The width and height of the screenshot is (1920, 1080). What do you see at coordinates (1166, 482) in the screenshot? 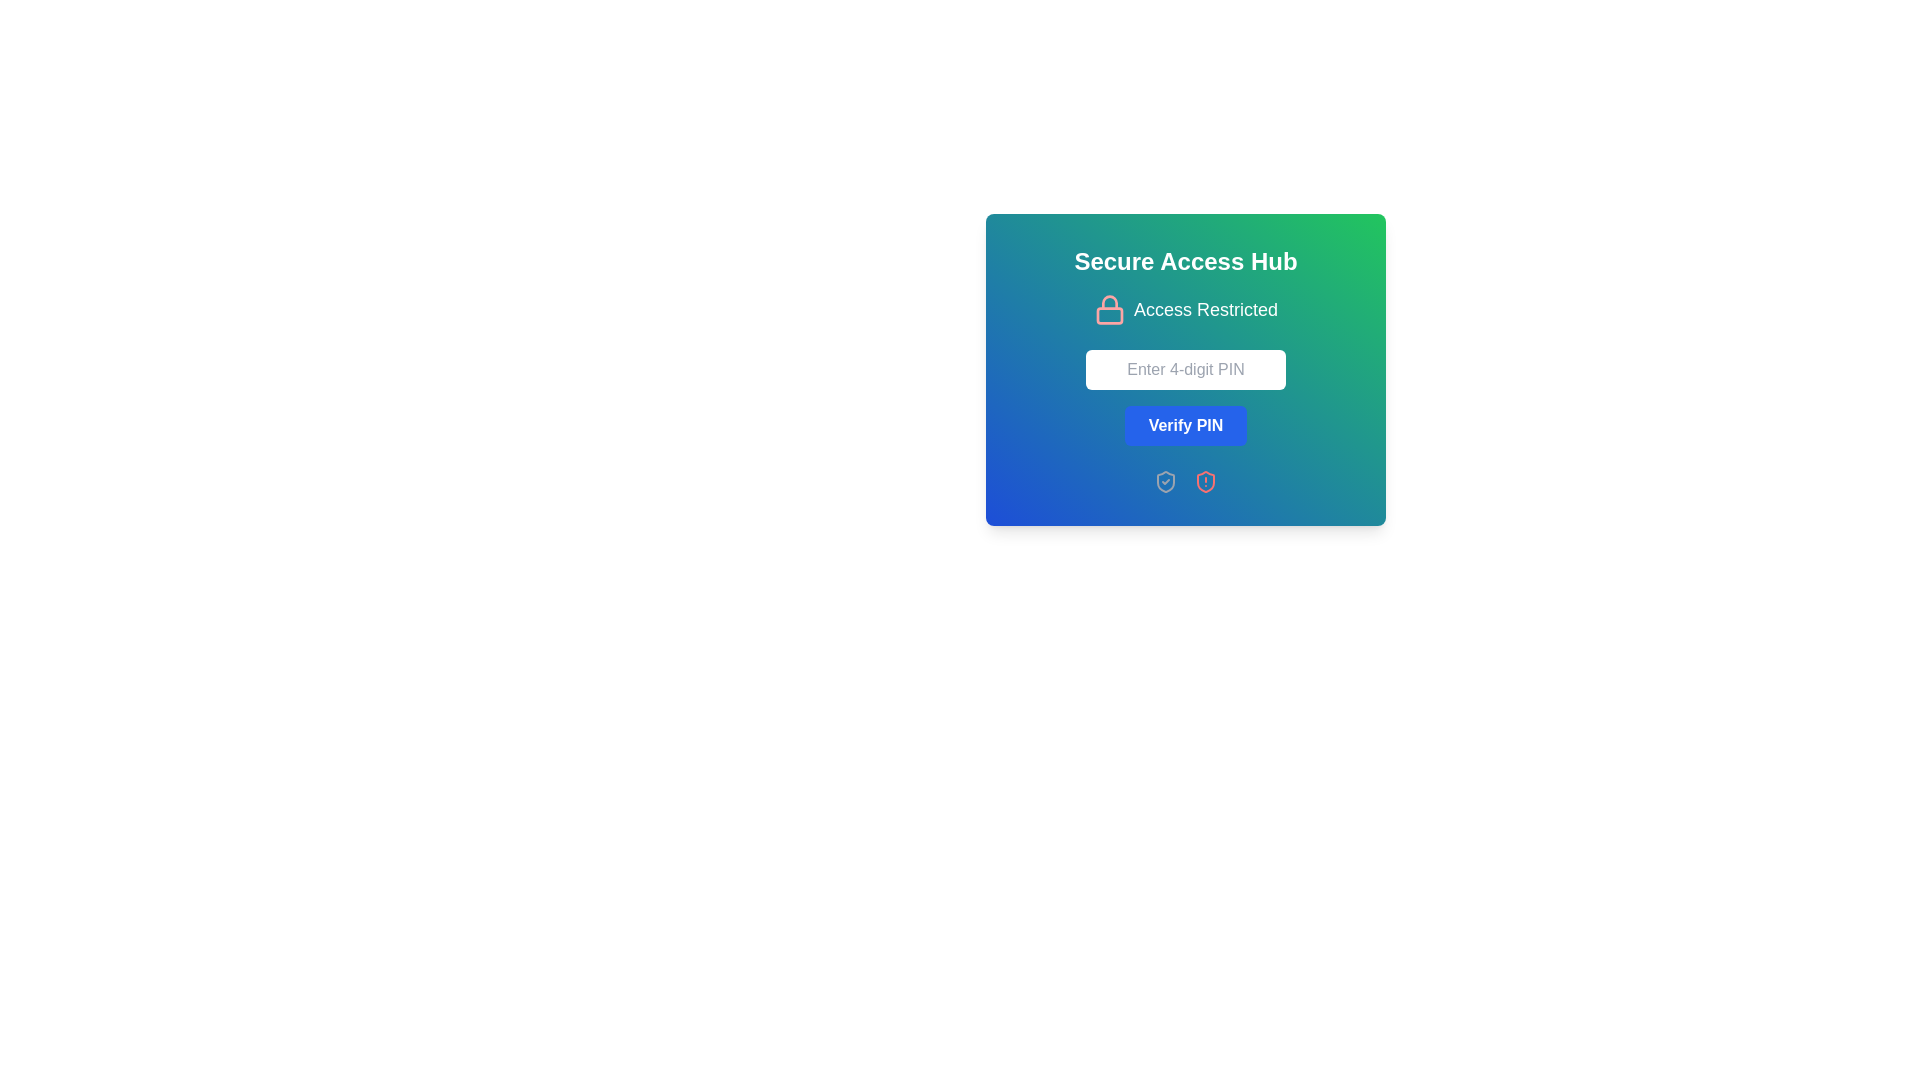
I see `the shield-shaped icon located in the lower center section of the card interface` at bounding box center [1166, 482].